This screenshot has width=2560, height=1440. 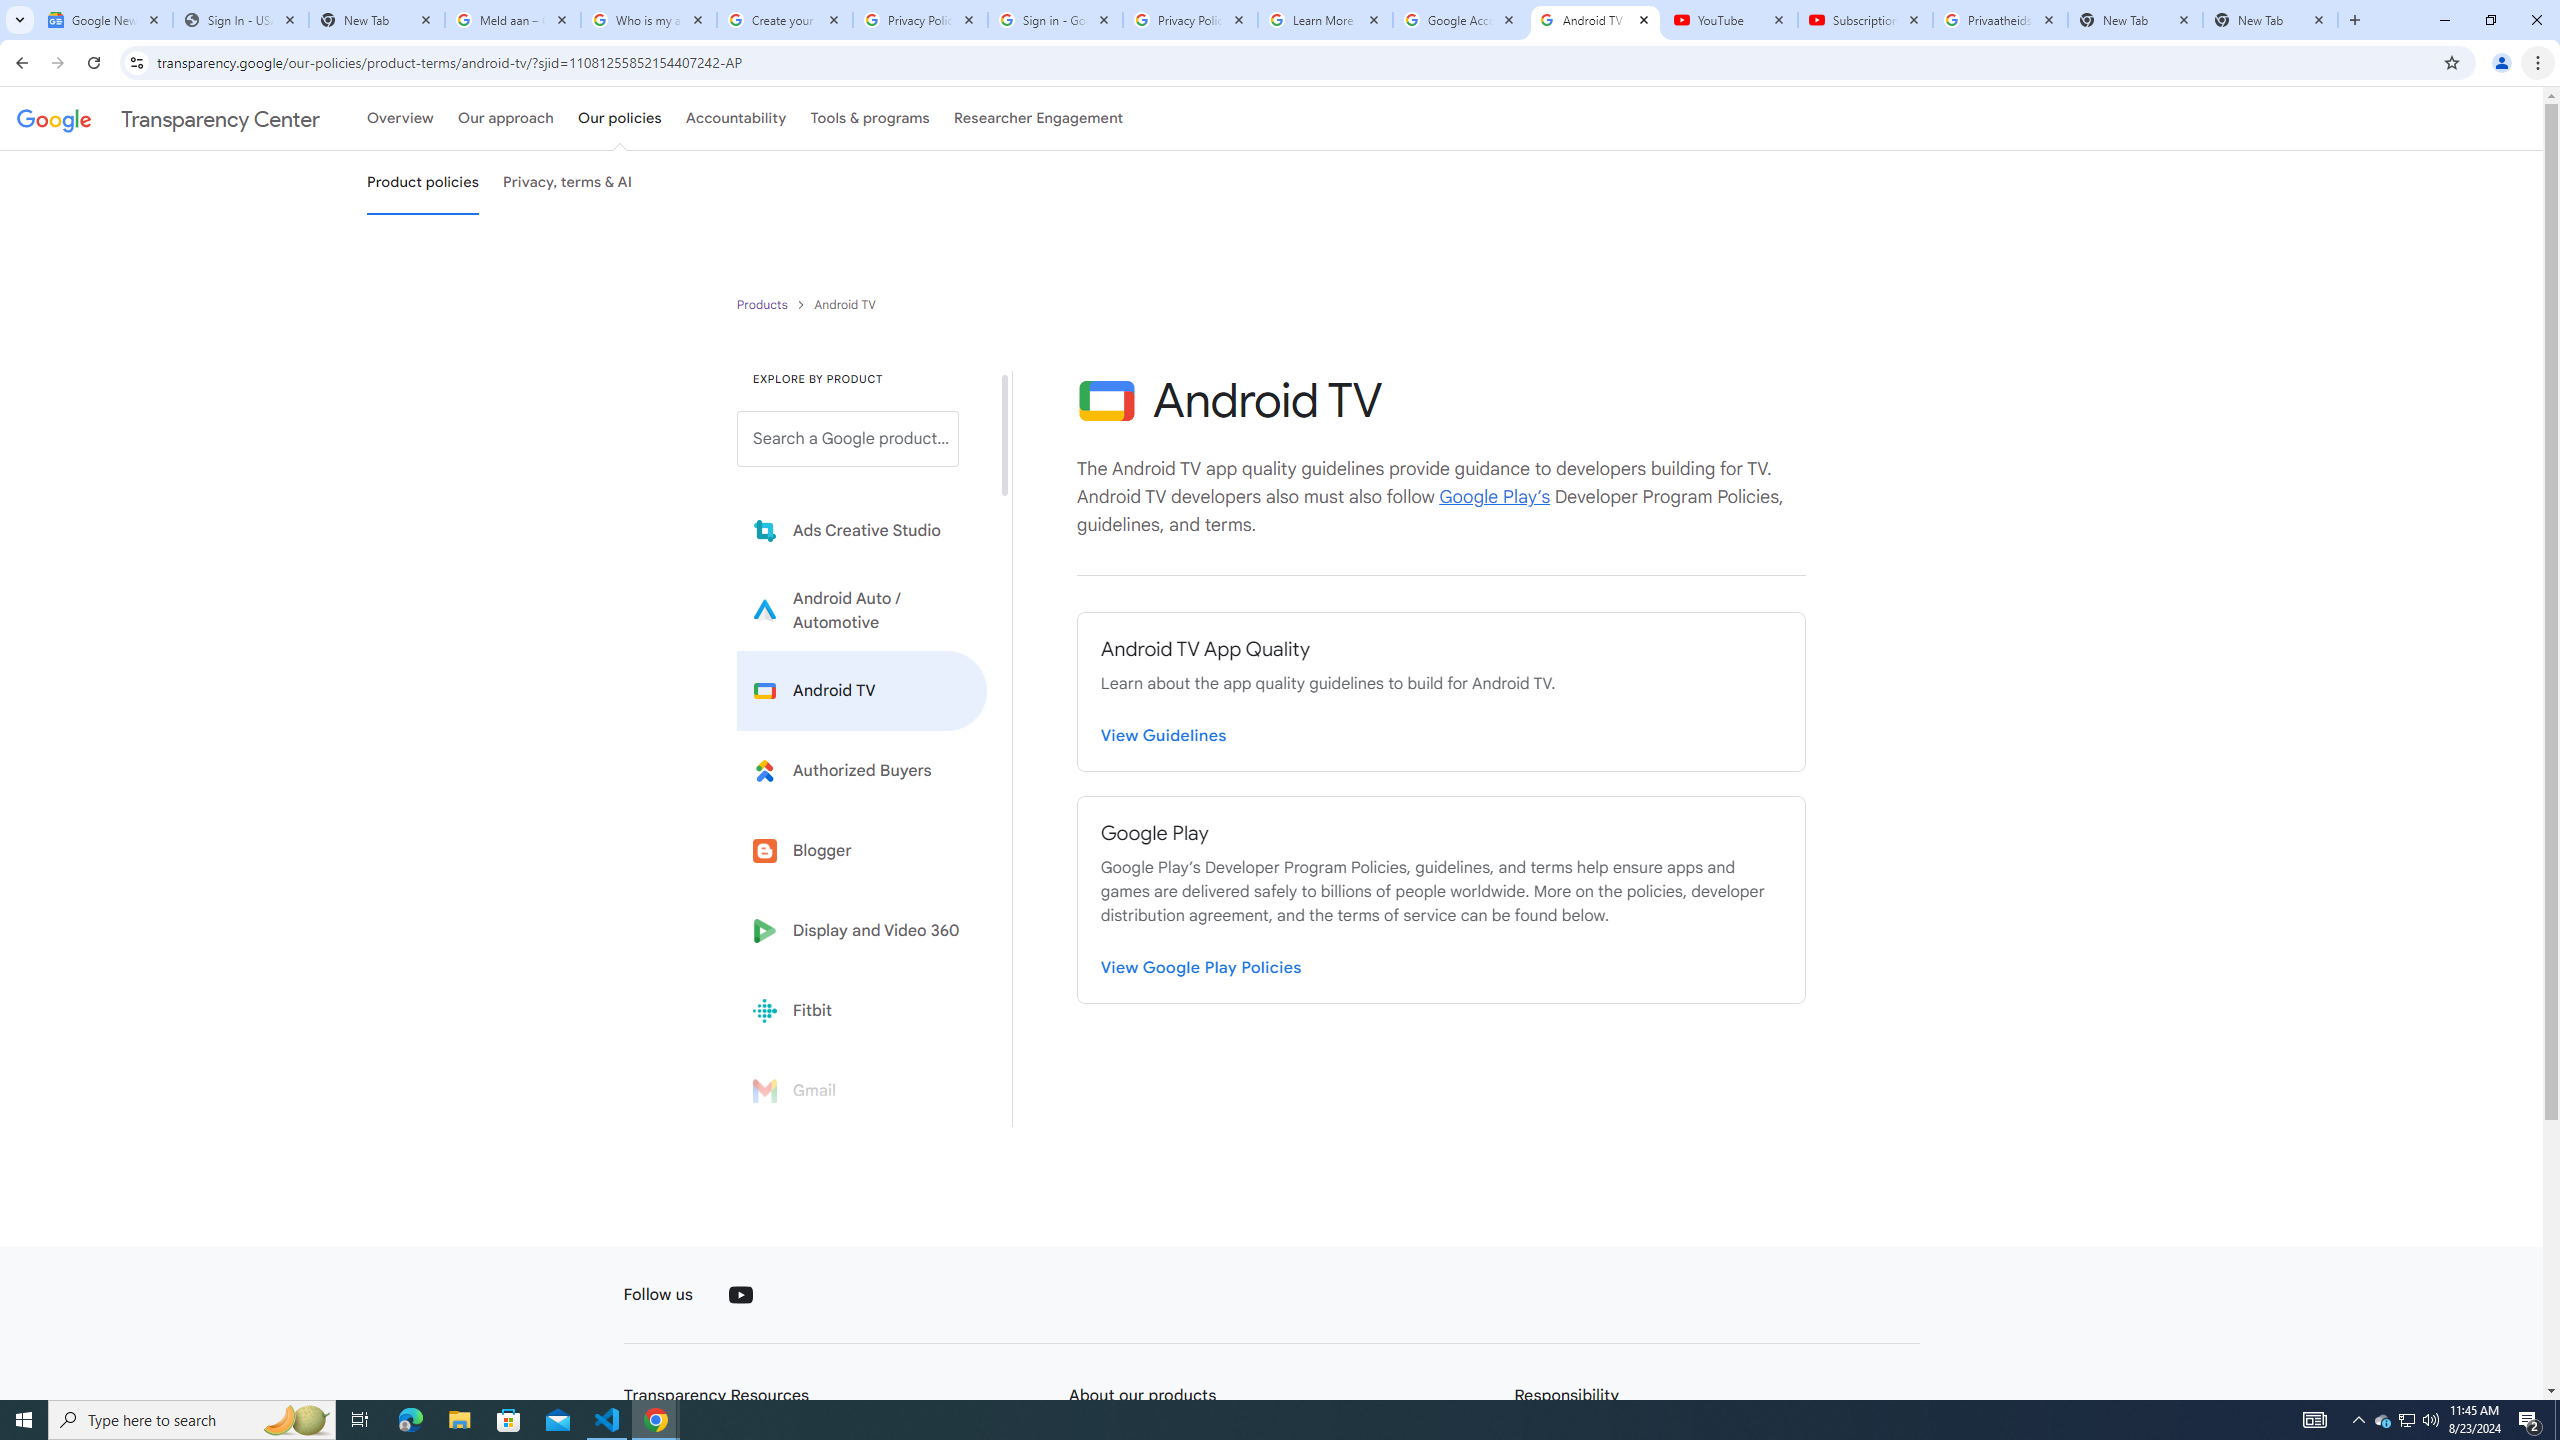 What do you see at coordinates (735, 118) in the screenshot?
I see `'Accountability'` at bounding box center [735, 118].